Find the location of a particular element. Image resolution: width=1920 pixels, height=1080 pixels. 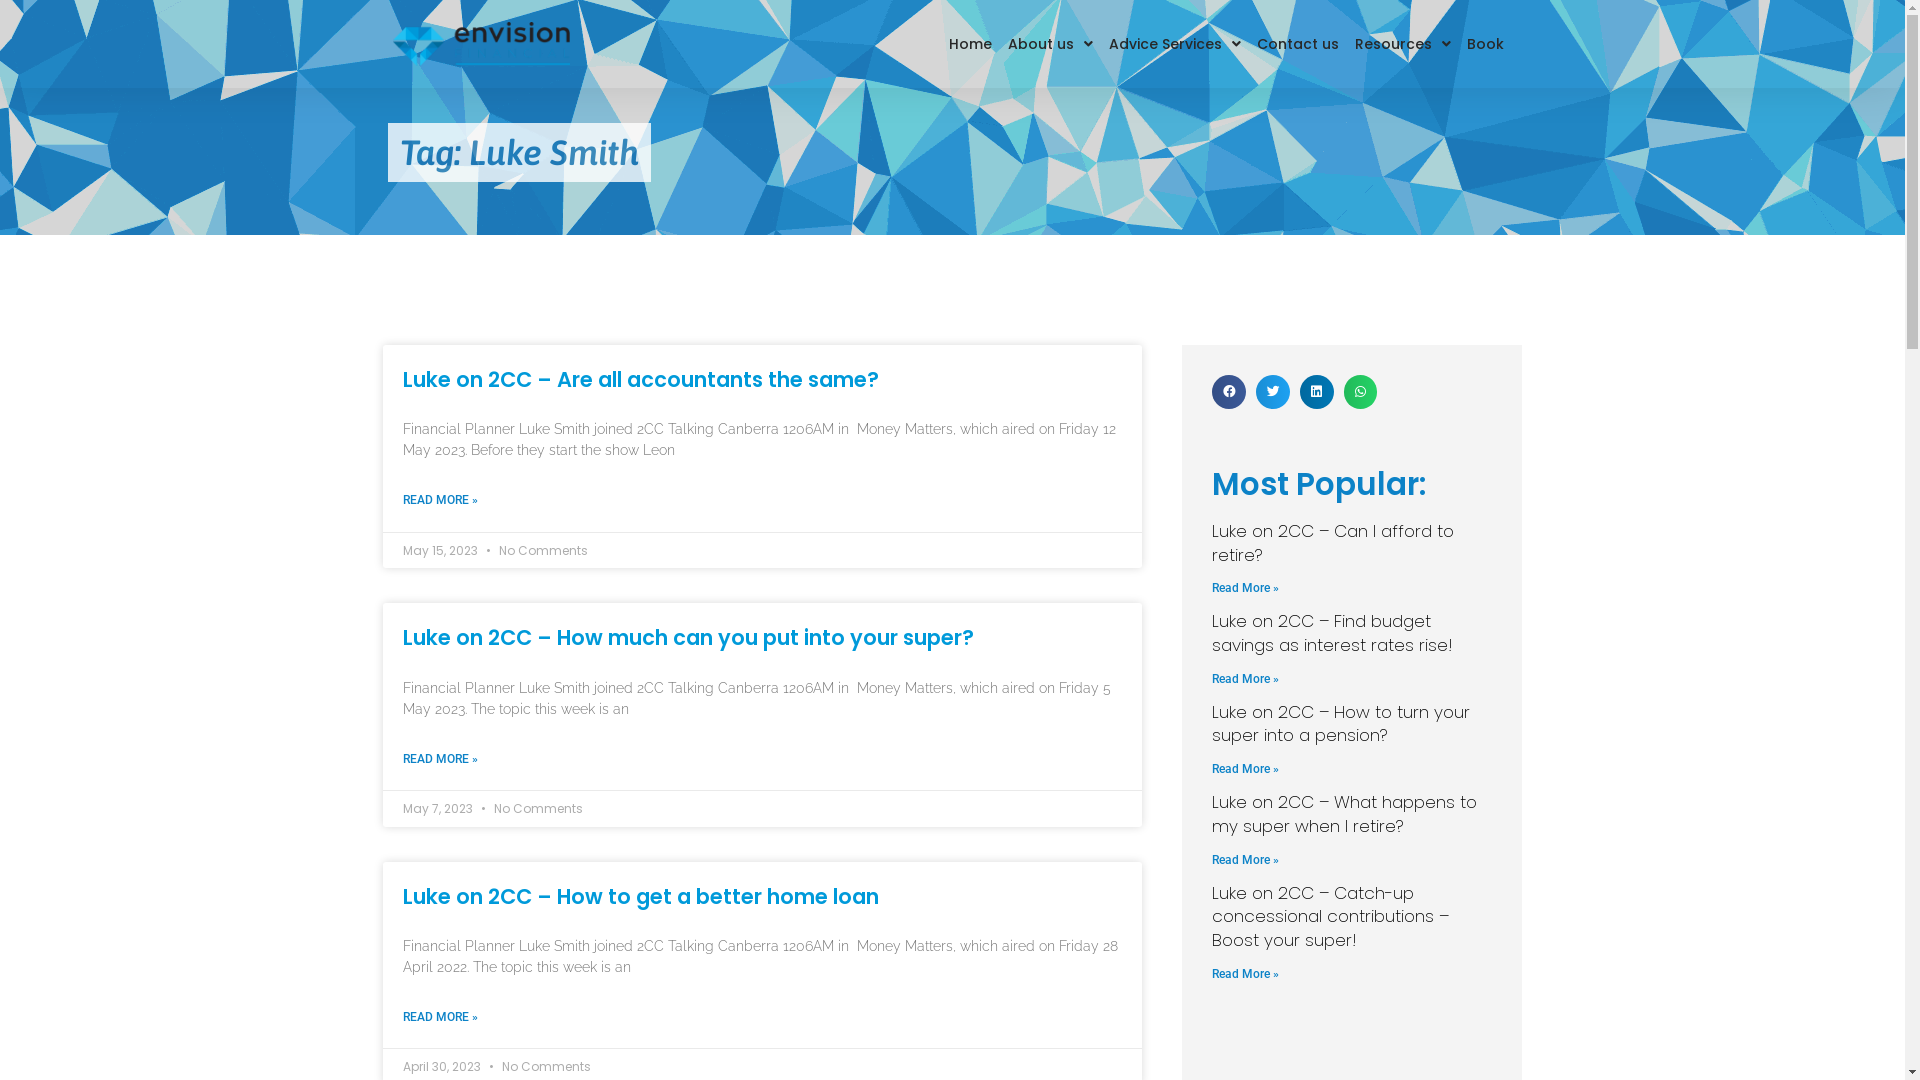

'envision-logo-landscape' is located at coordinates (480, 43).